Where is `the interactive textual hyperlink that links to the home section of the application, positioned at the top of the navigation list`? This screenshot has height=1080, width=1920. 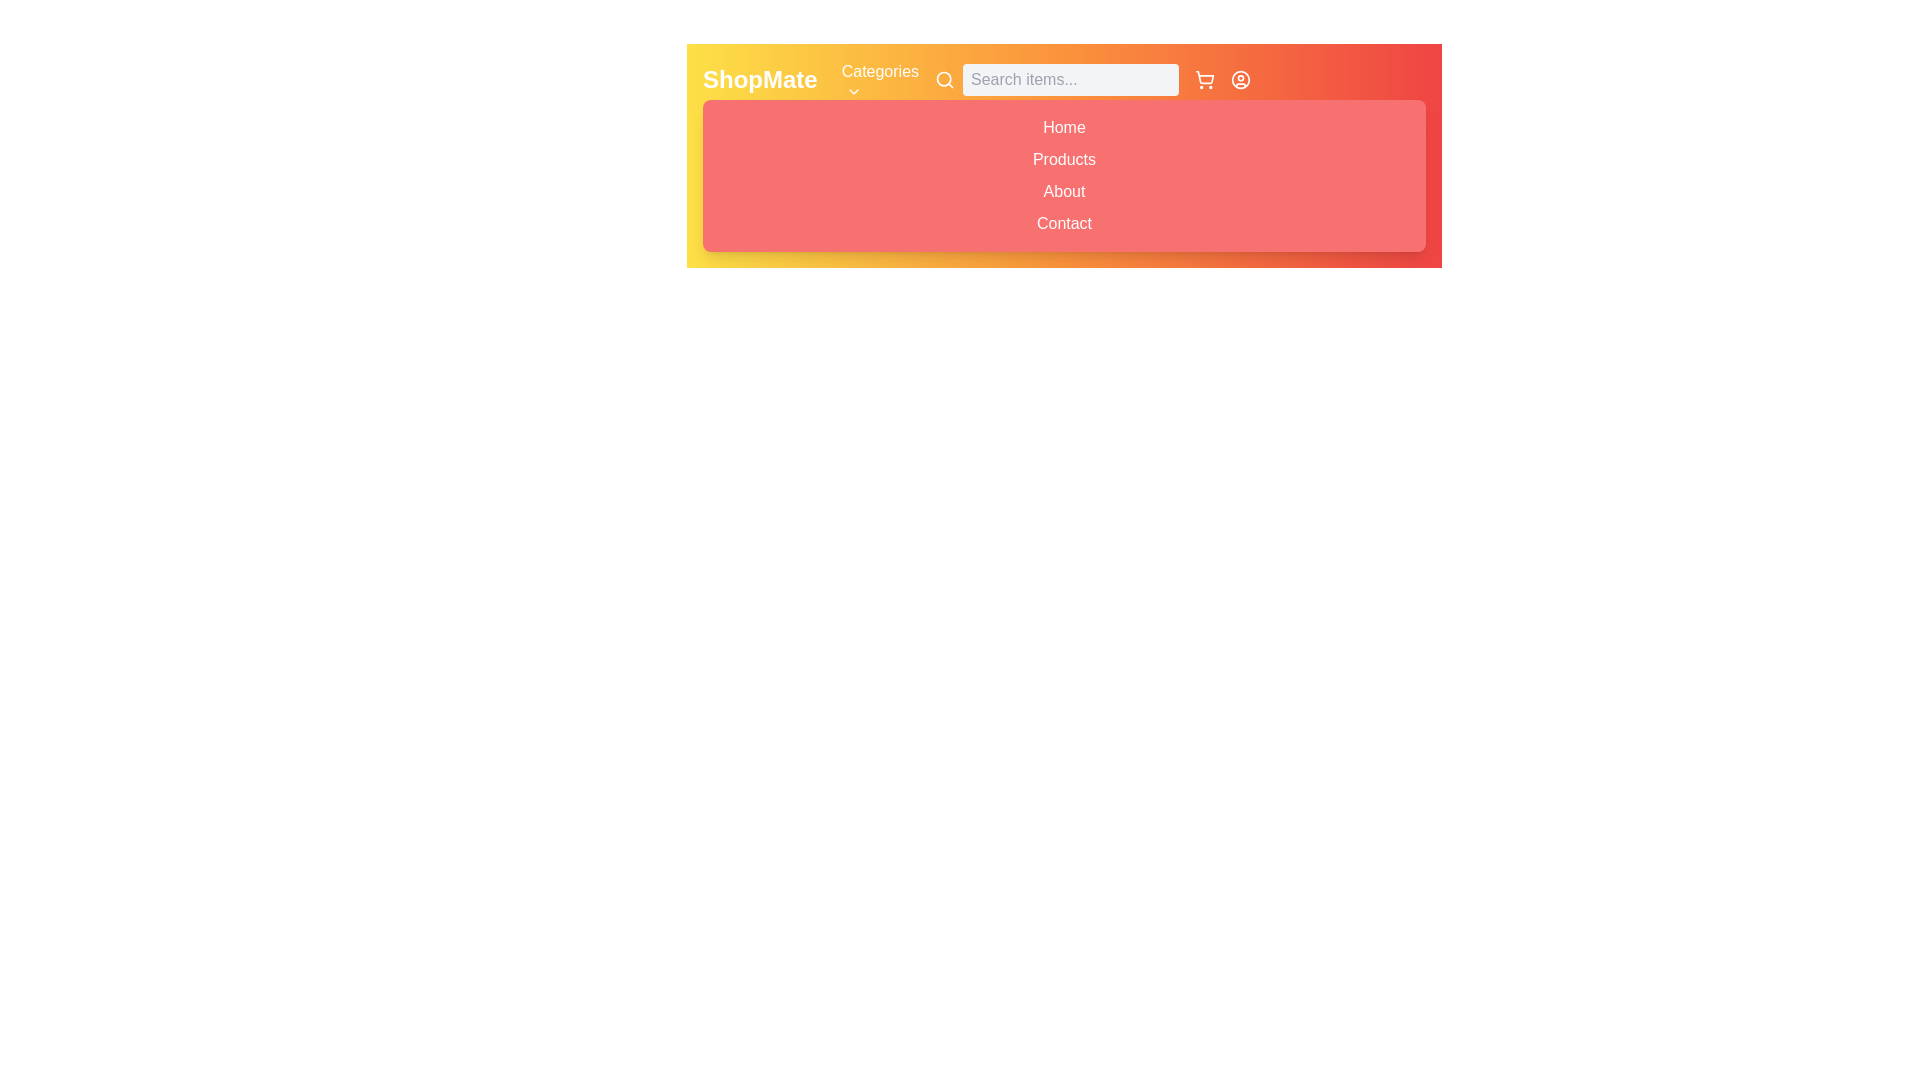 the interactive textual hyperlink that links to the home section of the application, positioned at the top of the navigation list is located at coordinates (1063, 127).